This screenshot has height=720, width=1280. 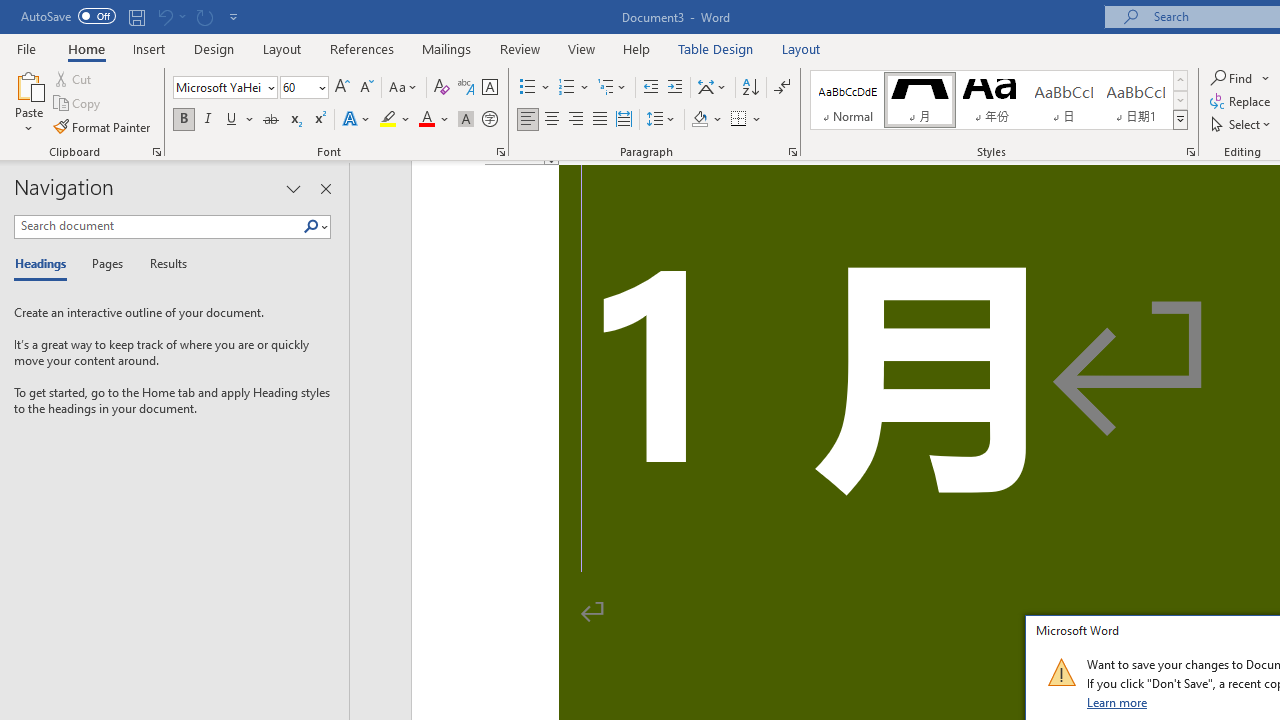 I want to click on 'Find', so click(x=1232, y=77).